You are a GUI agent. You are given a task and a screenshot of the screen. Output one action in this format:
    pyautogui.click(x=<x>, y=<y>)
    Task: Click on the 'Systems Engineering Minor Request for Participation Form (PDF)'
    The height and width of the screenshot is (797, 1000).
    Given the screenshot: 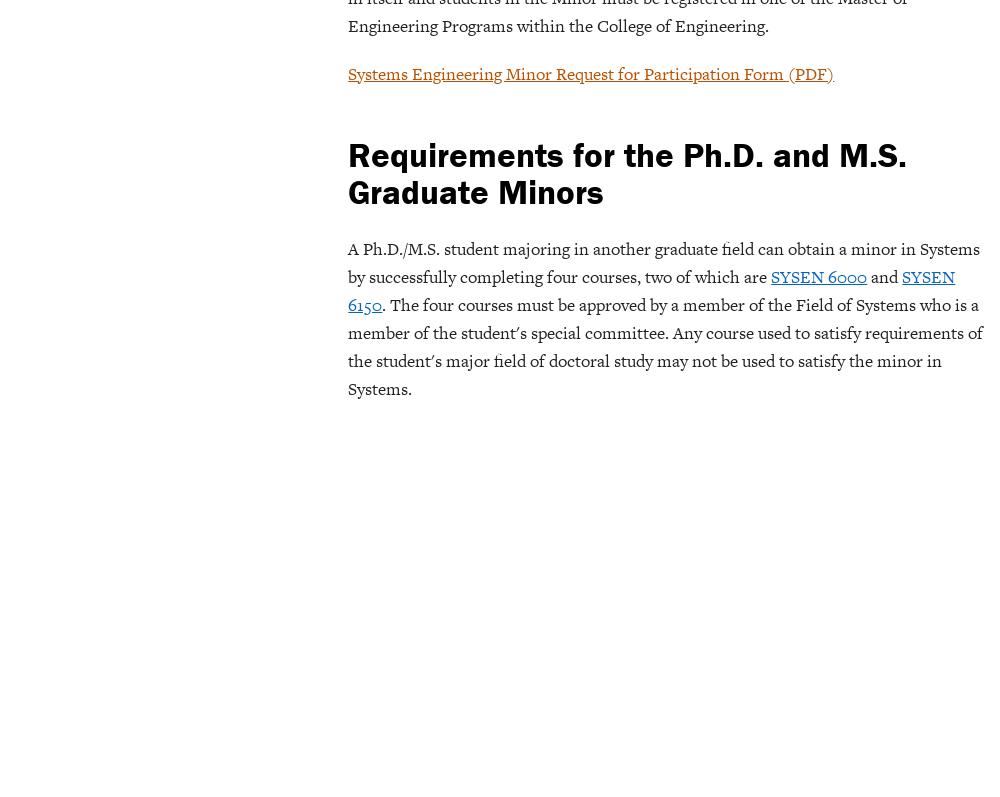 What is the action you would take?
    pyautogui.click(x=590, y=72)
    